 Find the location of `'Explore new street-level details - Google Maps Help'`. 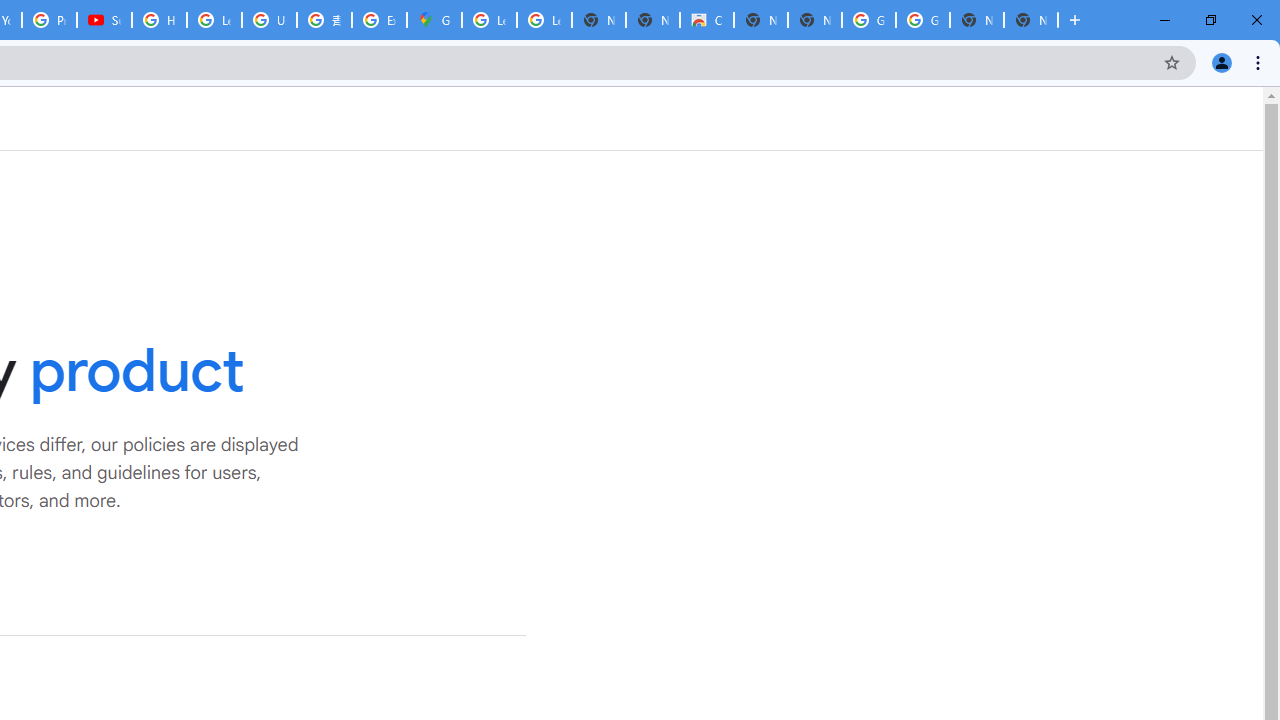

'Explore new street-level details - Google Maps Help' is located at coordinates (379, 20).